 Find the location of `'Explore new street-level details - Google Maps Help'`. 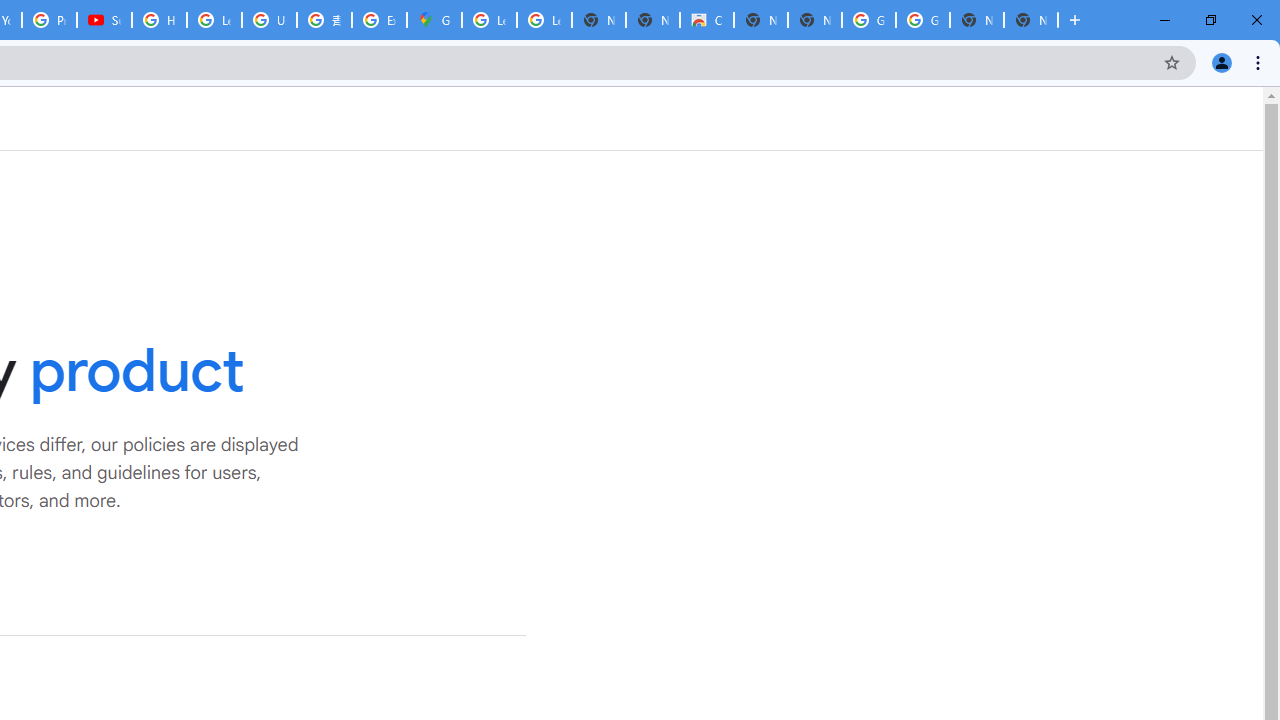

'Explore new street-level details - Google Maps Help' is located at coordinates (379, 20).